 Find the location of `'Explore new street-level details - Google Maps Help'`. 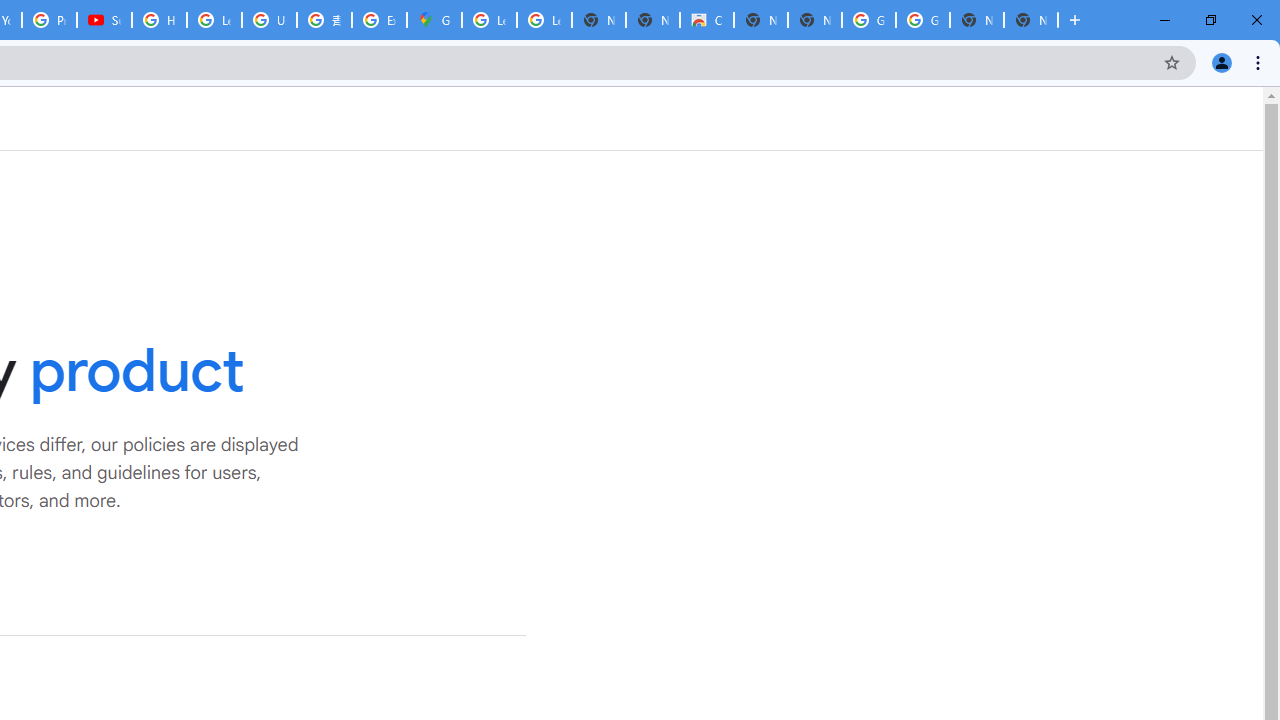

'Explore new street-level details - Google Maps Help' is located at coordinates (379, 20).